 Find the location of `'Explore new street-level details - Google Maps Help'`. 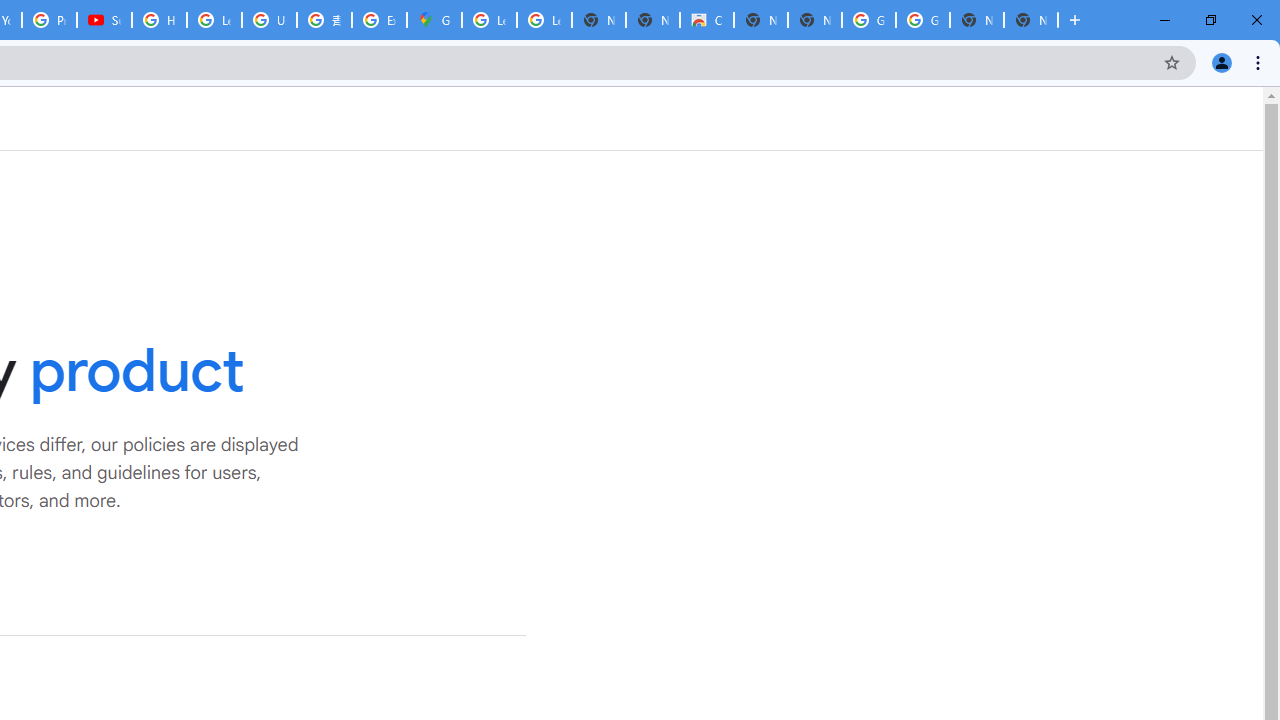

'Explore new street-level details - Google Maps Help' is located at coordinates (379, 20).